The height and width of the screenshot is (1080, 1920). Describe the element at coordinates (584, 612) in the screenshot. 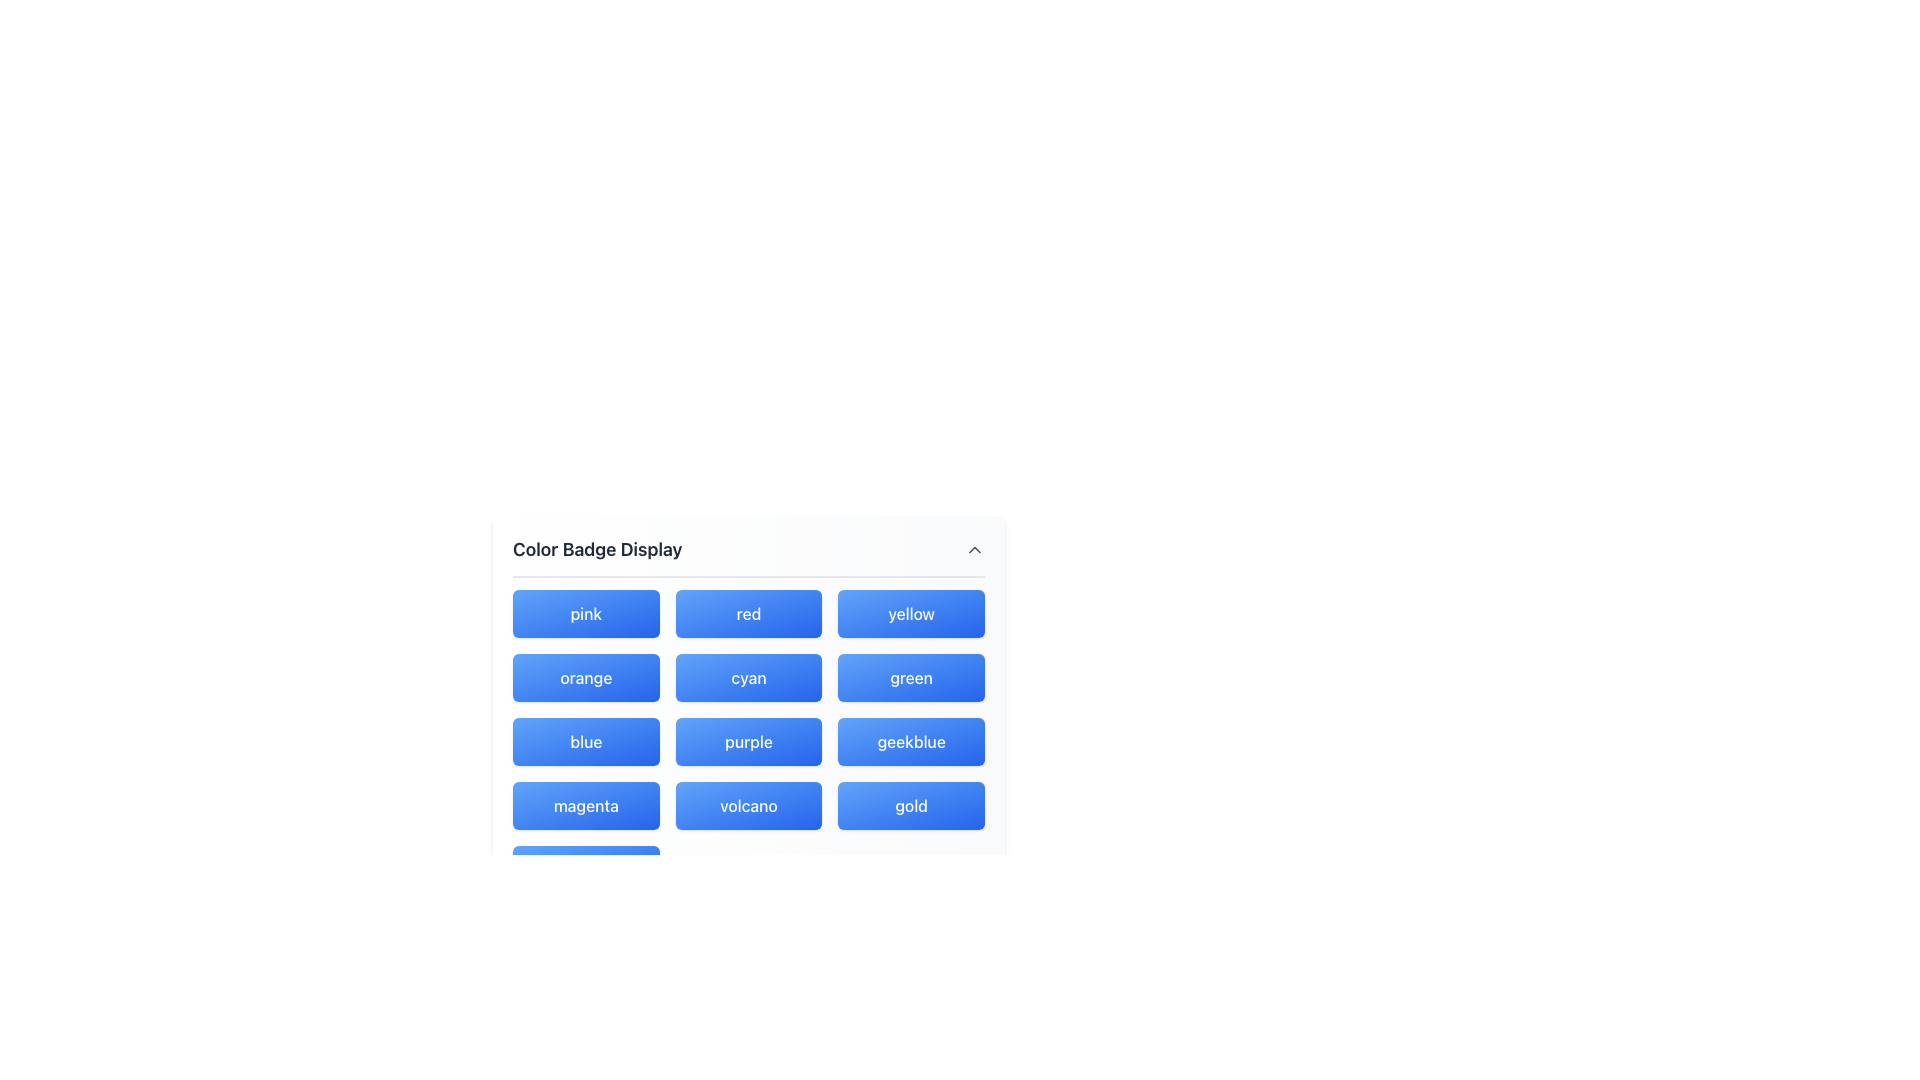

I see `the pink color button located in the first column of the first row of the grid layout` at that location.